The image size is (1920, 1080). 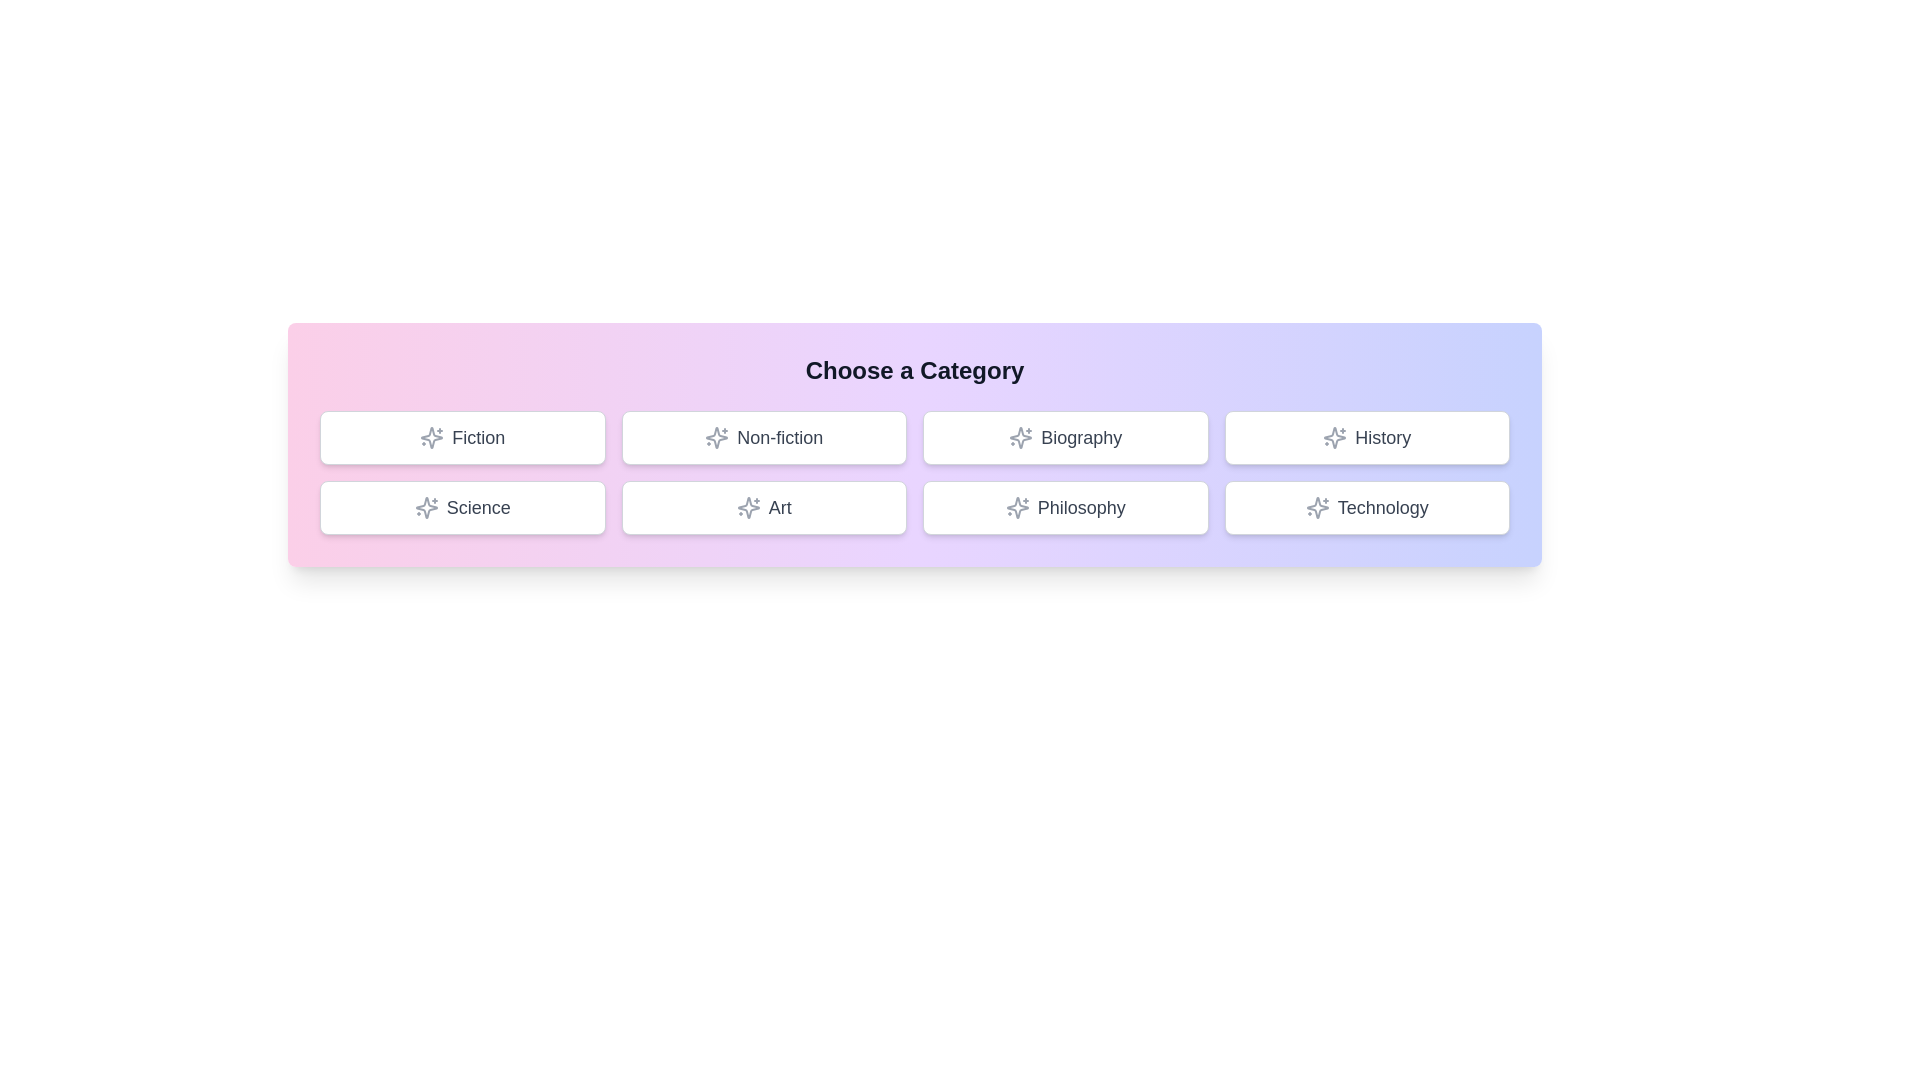 What do you see at coordinates (1064, 507) in the screenshot?
I see `the button labeled 'Philosophy' to observe the hover effect` at bounding box center [1064, 507].